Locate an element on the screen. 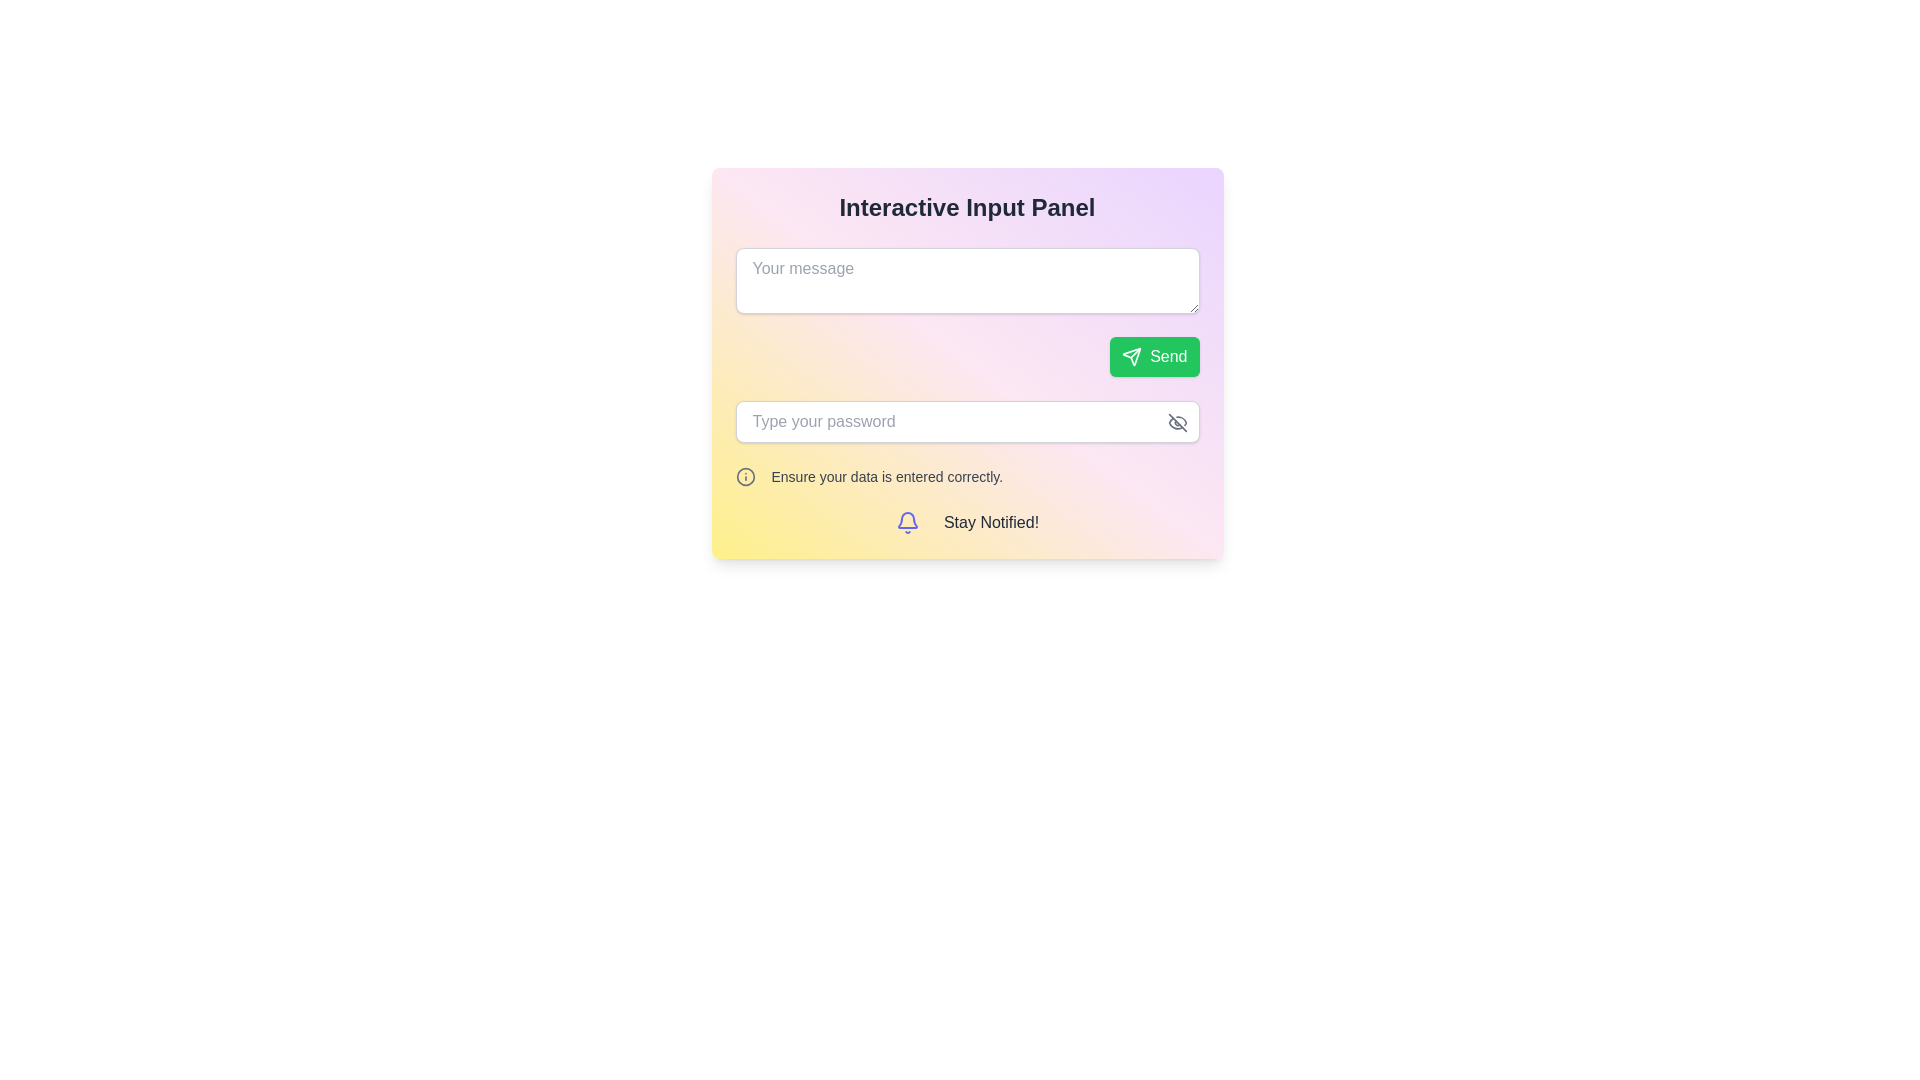 The height and width of the screenshot is (1080, 1920). the text label that reads 'Ensure your data is entered correctly' which is in gray font and located to the right of an information icon is located at coordinates (886, 477).